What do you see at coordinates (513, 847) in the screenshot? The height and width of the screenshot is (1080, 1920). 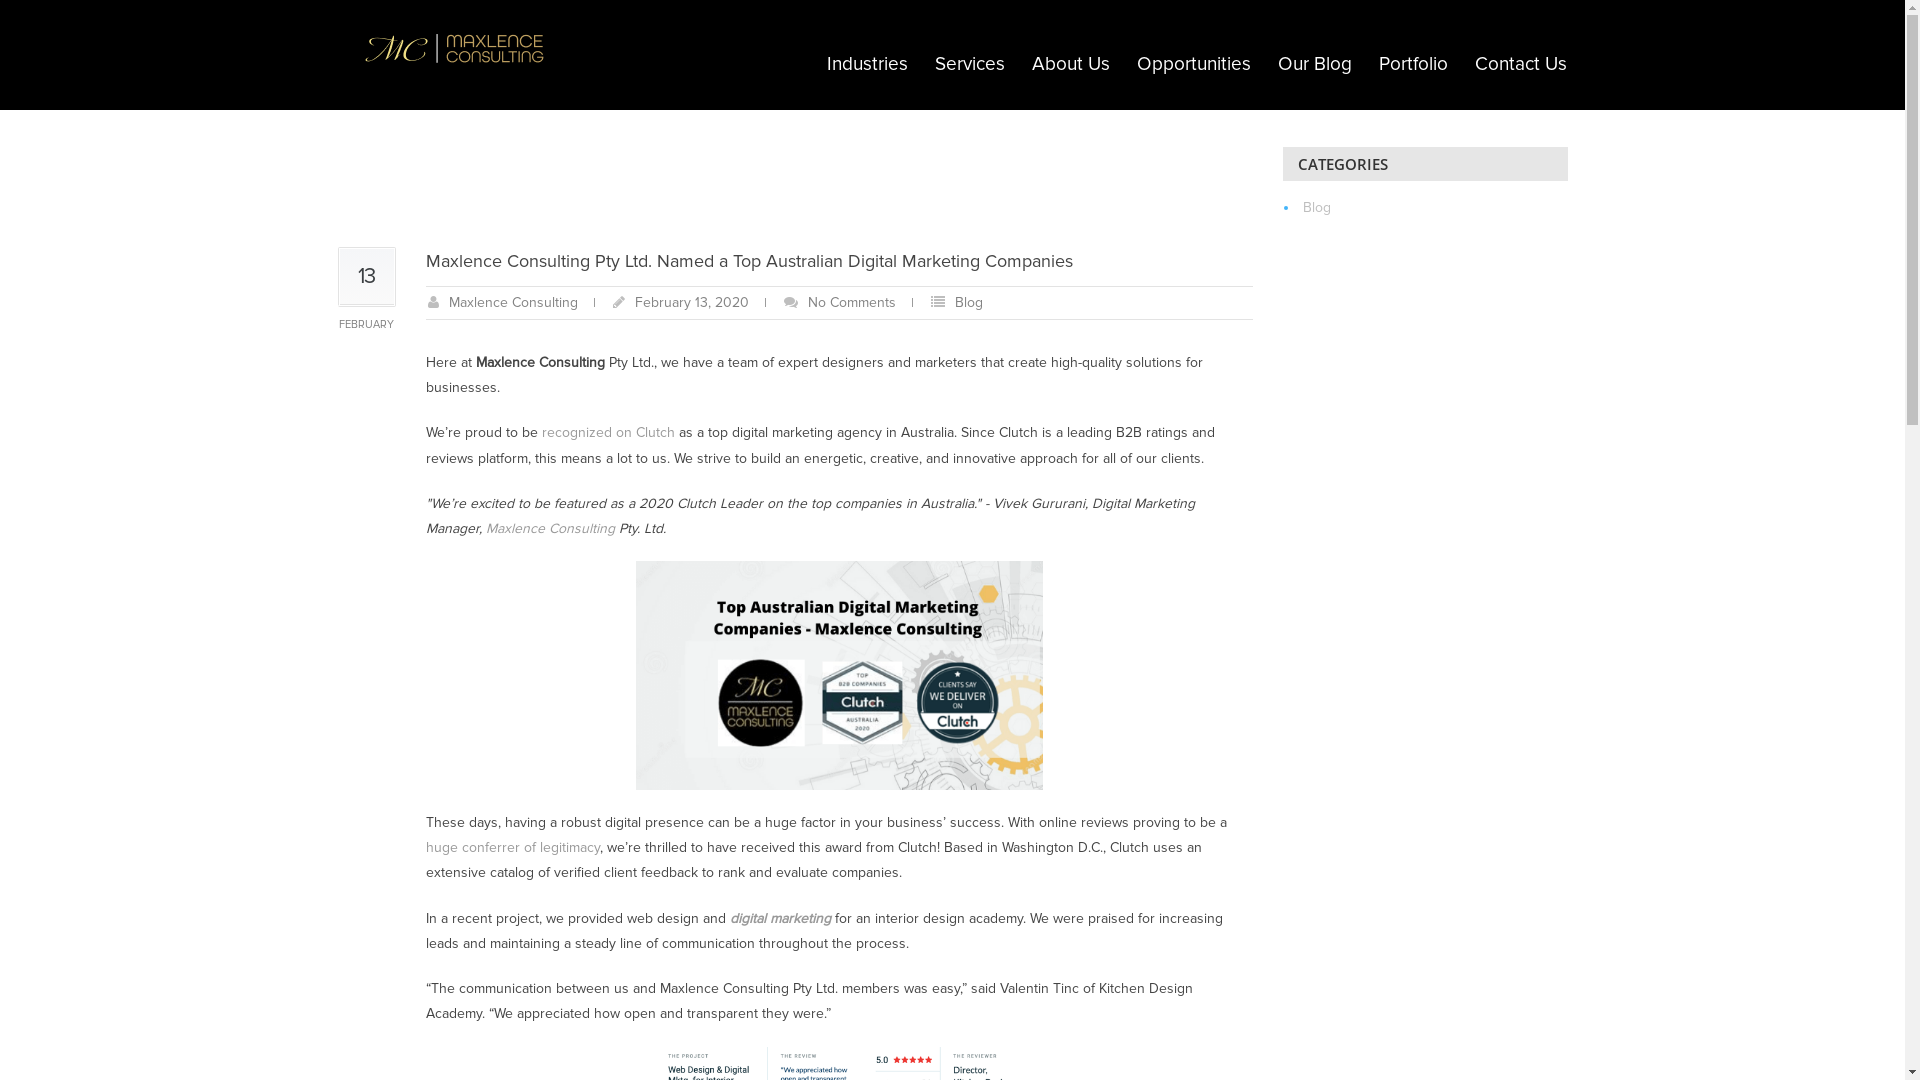 I see `'huge conferrer of legitimacy'` at bounding box center [513, 847].